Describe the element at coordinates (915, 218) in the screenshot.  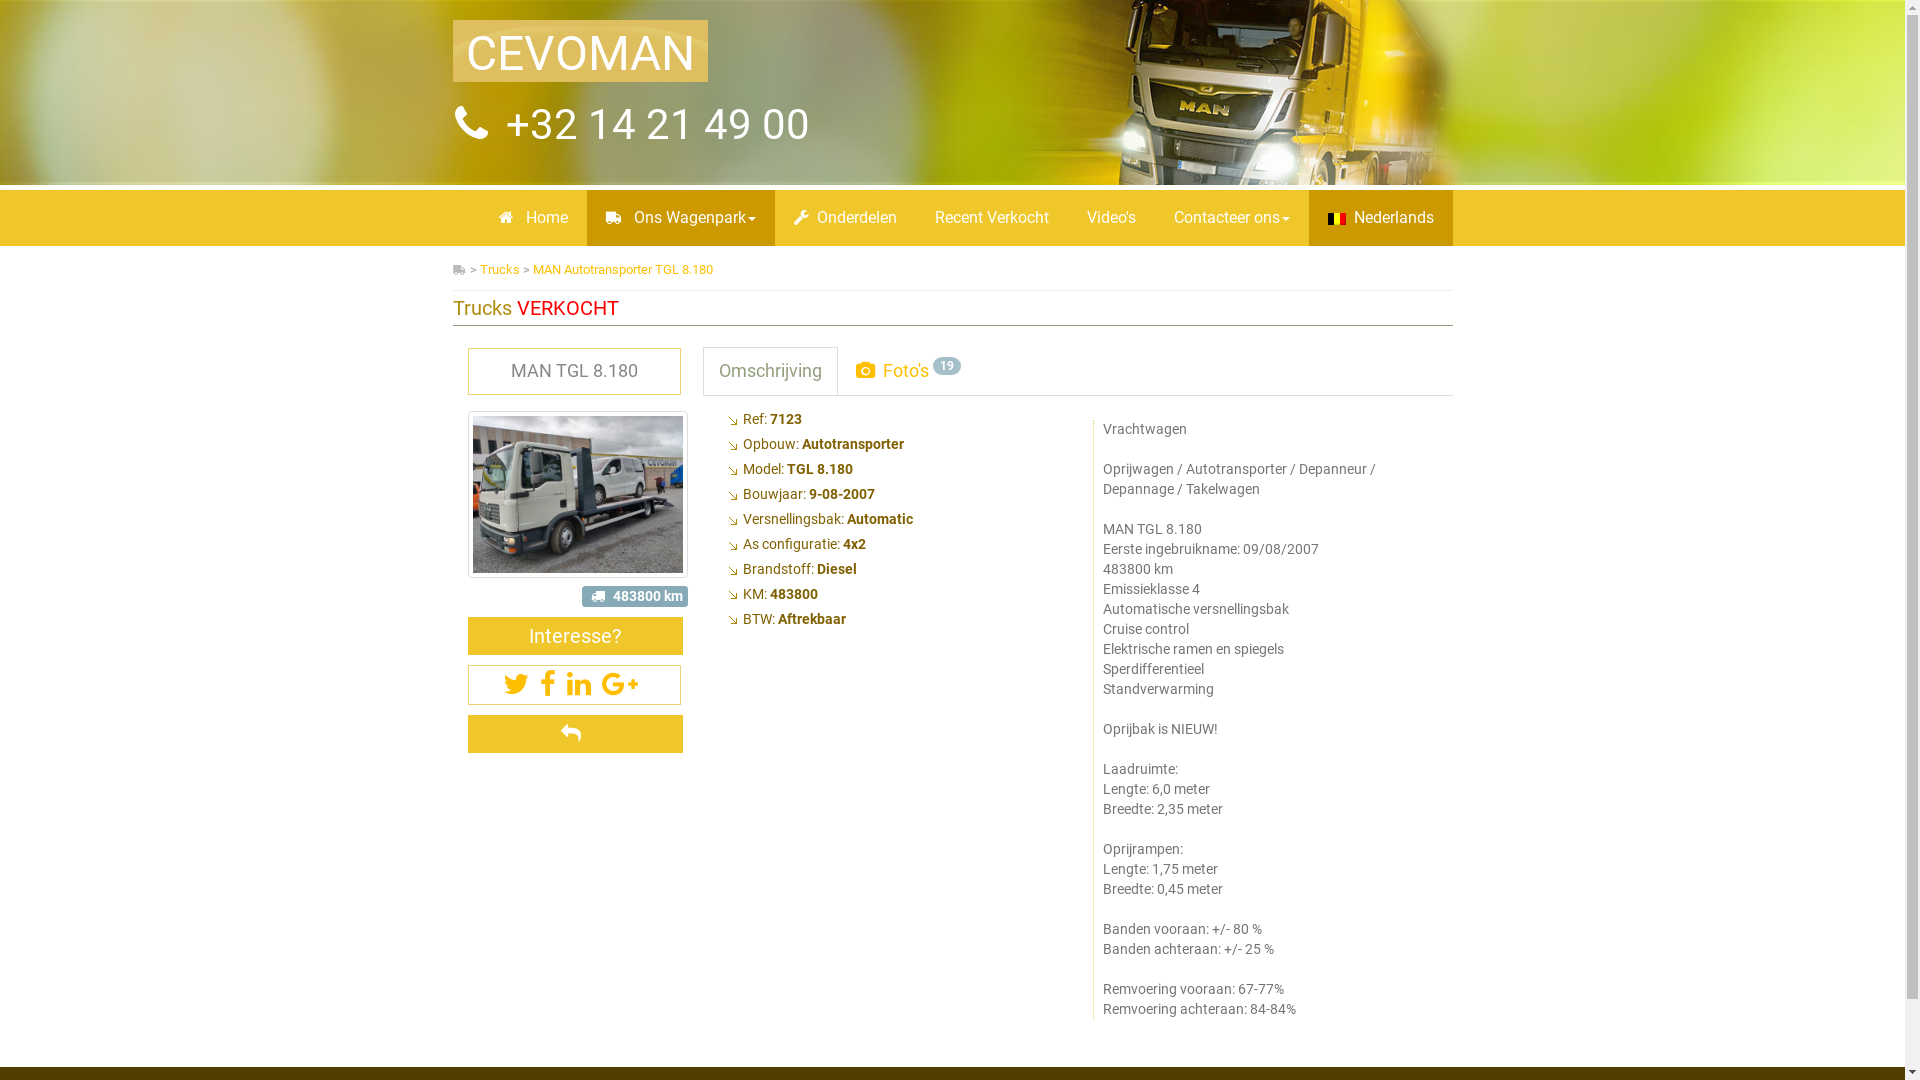
I see `'Recent Verkocht'` at that location.